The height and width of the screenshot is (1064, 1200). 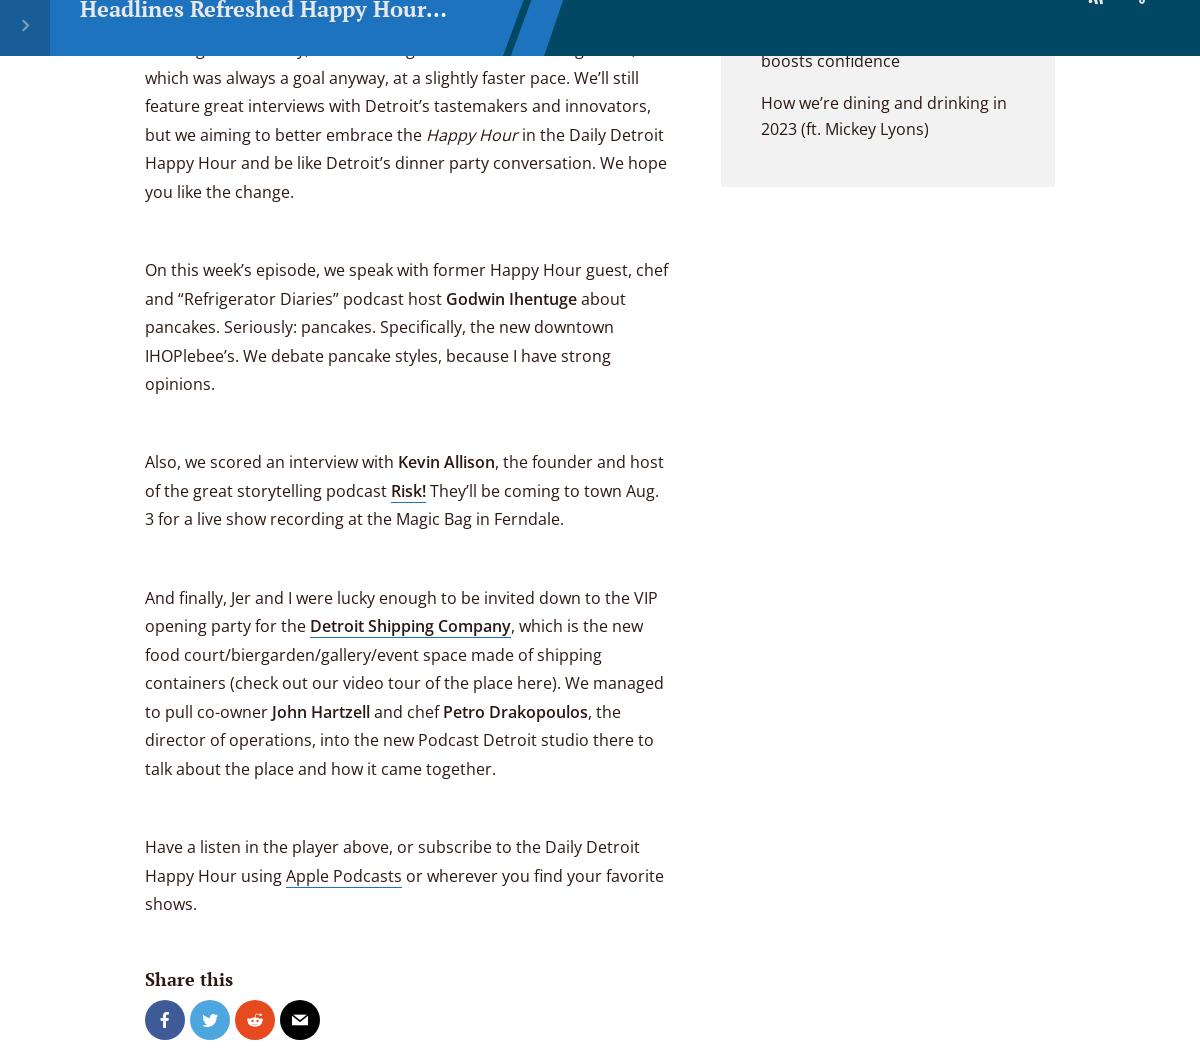 What do you see at coordinates (408, 489) in the screenshot?
I see `'Risk!'` at bounding box center [408, 489].